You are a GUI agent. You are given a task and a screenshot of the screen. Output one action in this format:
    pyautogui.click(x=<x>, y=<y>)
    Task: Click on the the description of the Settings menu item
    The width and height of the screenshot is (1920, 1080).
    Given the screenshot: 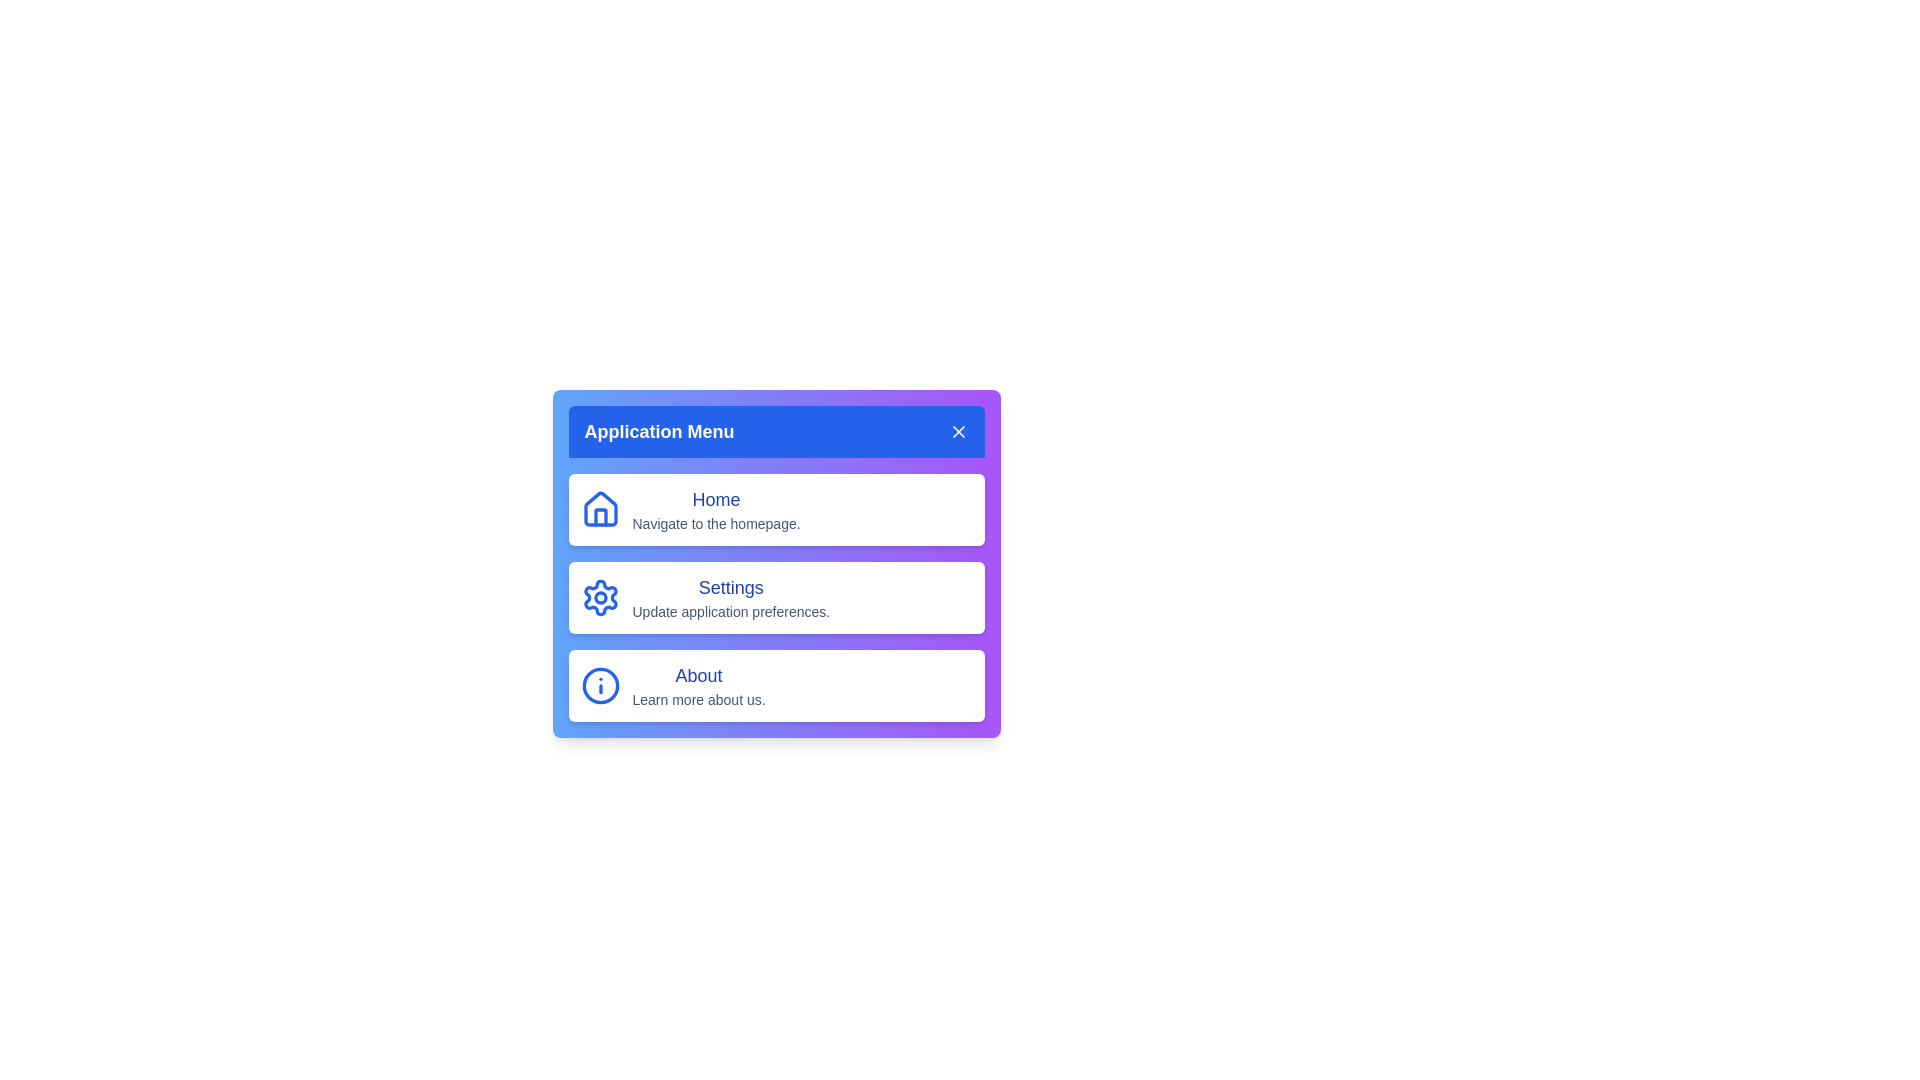 What is the action you would take?
    pyautogui.click(x=730, y=611)
    